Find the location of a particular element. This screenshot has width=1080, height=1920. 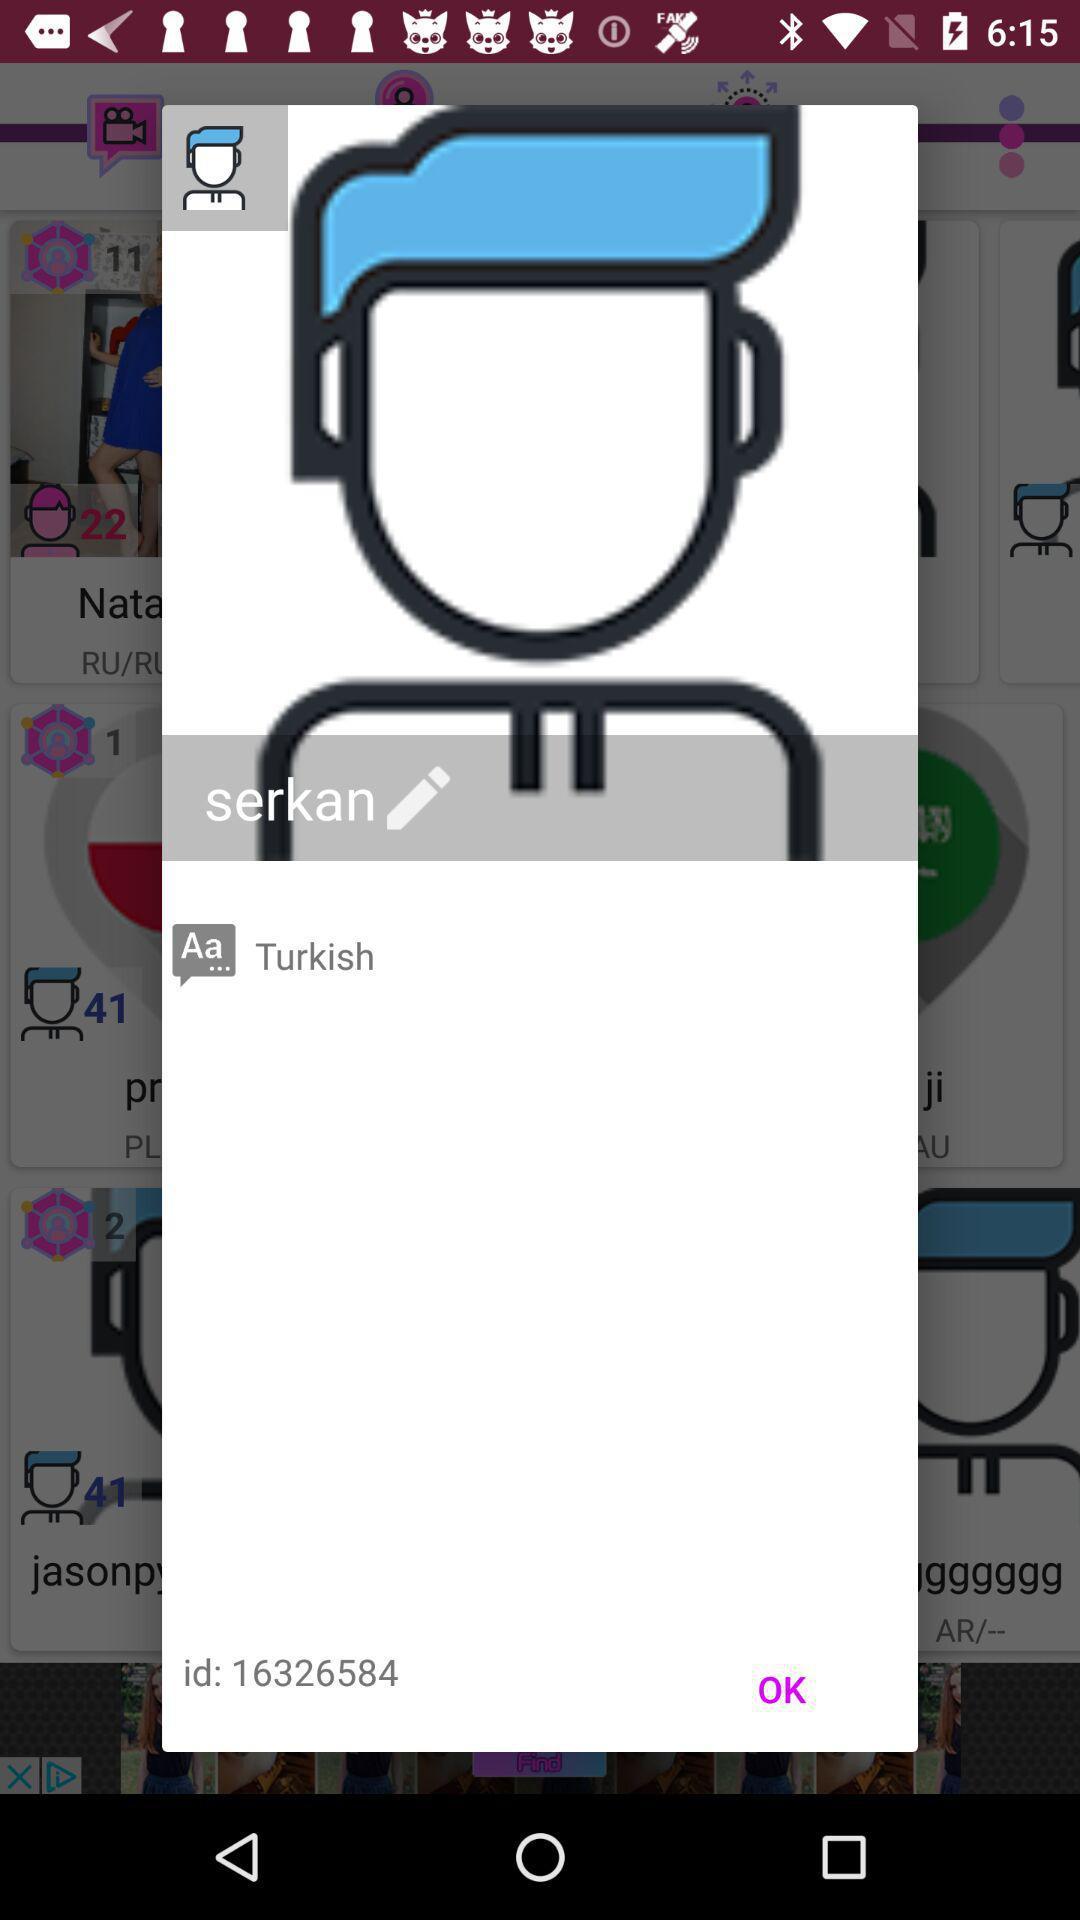

the serkan icon is located at coordinates (331, 796).